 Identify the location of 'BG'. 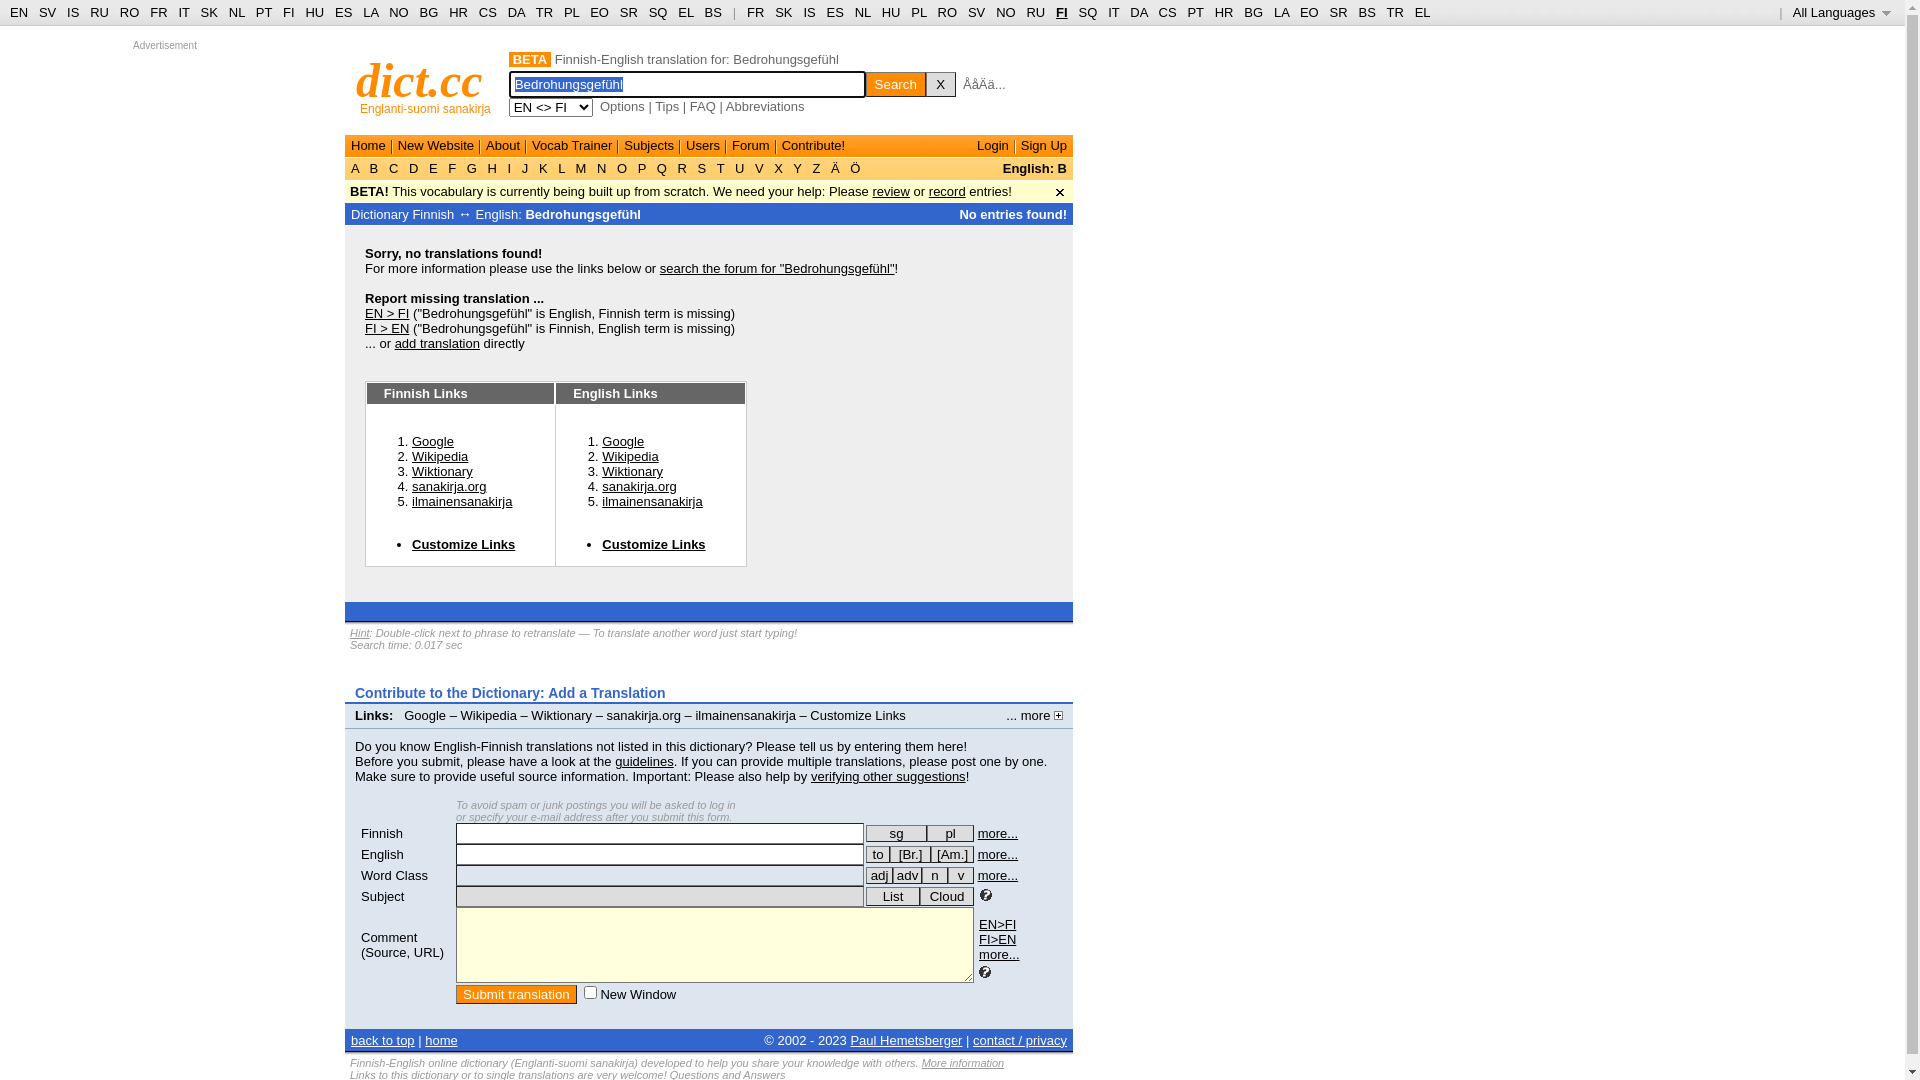
(1252, 12).